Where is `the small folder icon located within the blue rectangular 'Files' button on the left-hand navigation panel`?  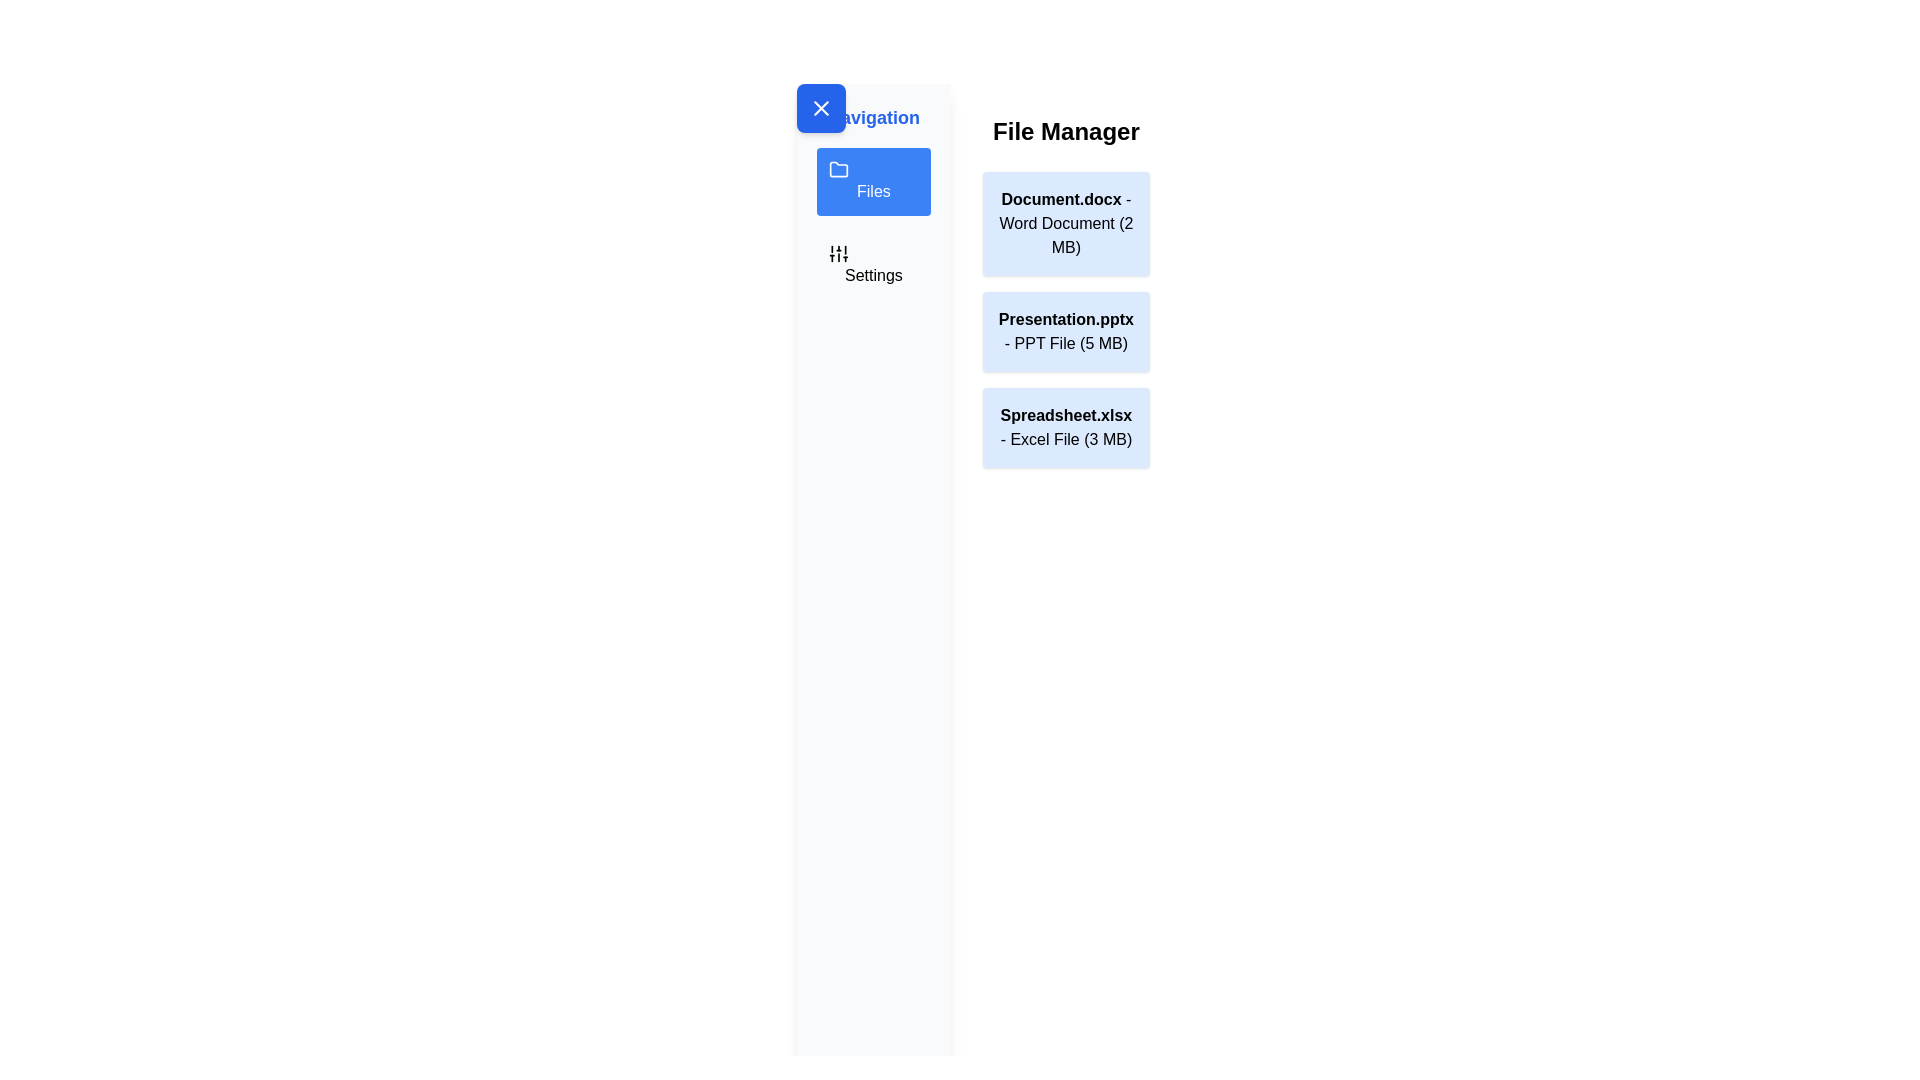
the small folder icon located within the blue rectangular 'Files' button on the left-hand navigation panel is located at coordinates (839, 168).